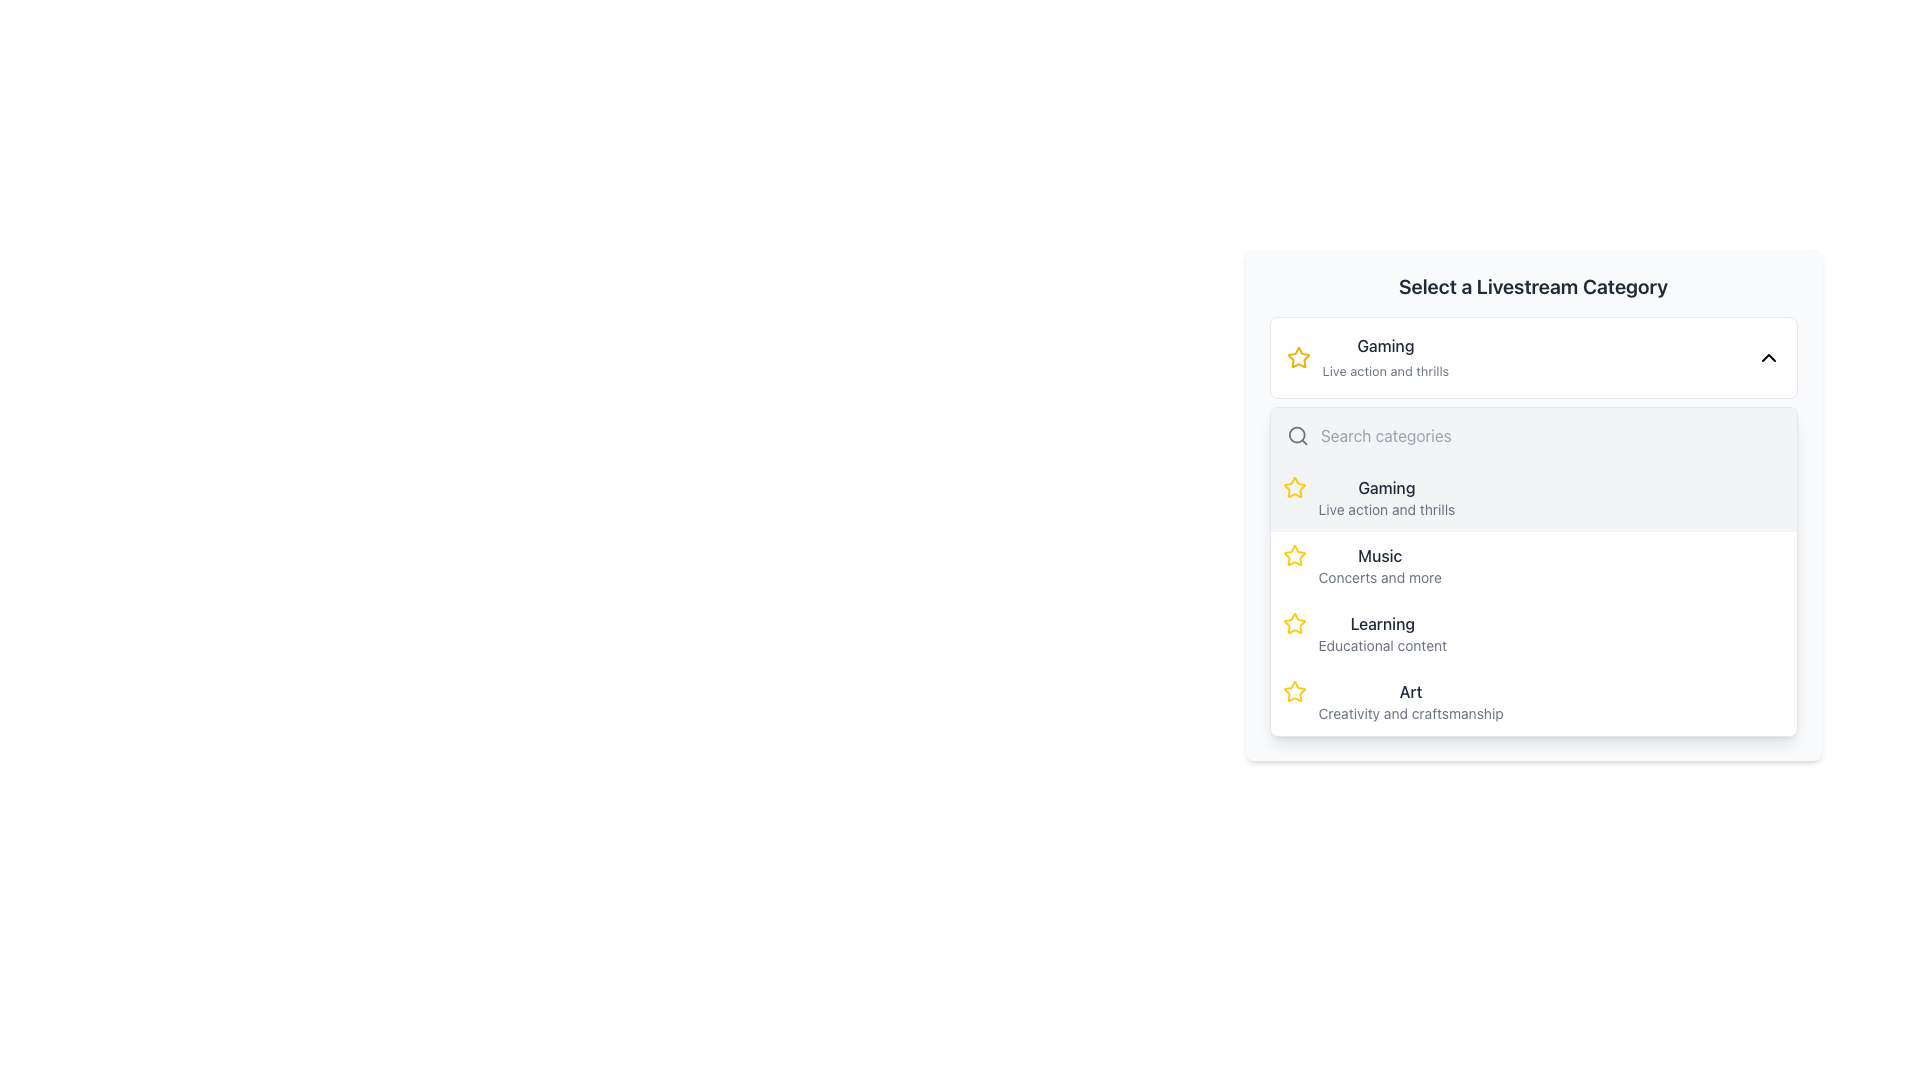 Image resolution: width=1920 pixels, height=1080 pixels. Describe the element at coordinates (1384, 371) in the screenshot. I see `the text label element containing 'Live action and thrills', which is styled in light gray and positioned directly below the 'Gaming' title in the 'Select a Livestream Category' interface` at that location.